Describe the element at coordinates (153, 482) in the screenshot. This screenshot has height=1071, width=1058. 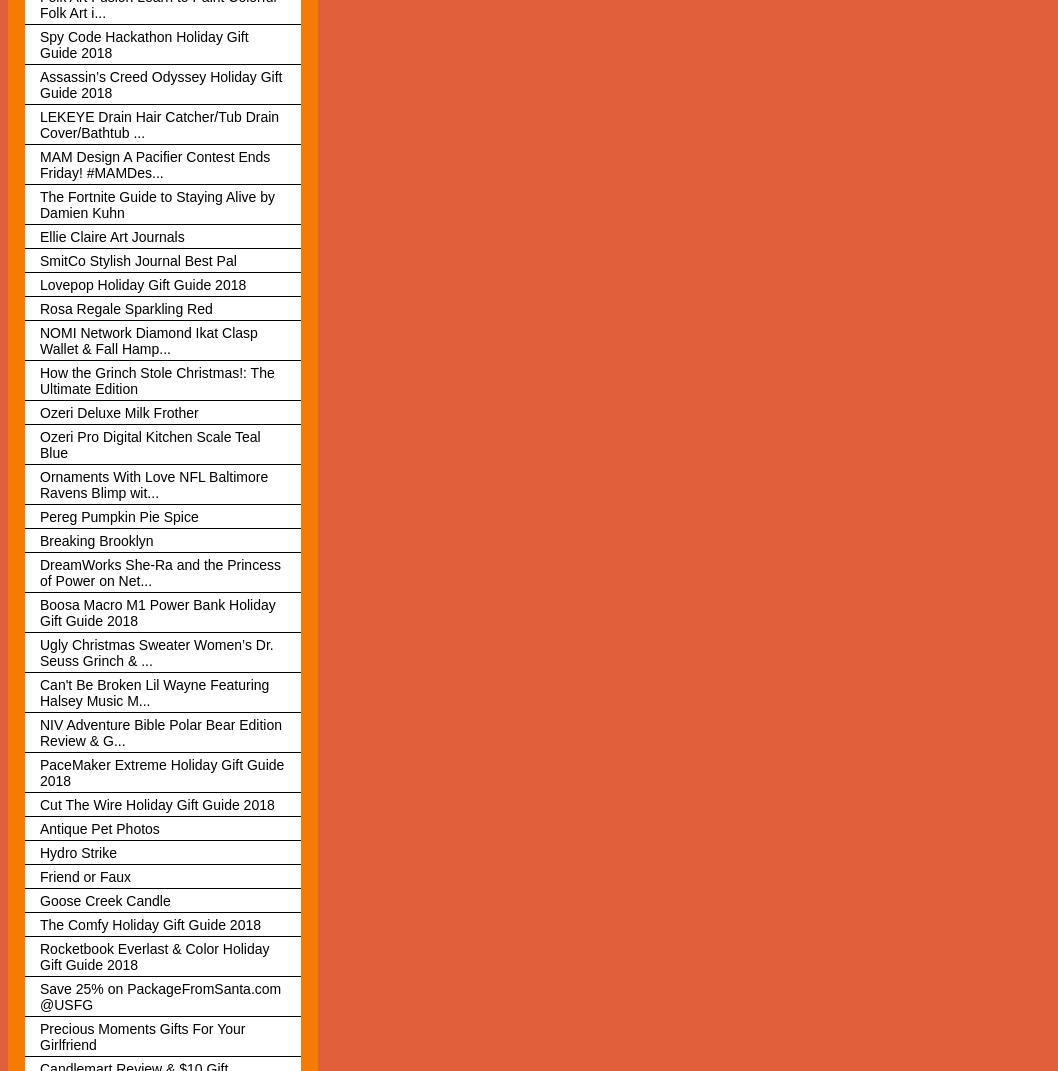
I see `'Ornaments With Love NFL Baltimore Ravens Blimp wit...'` at that location.